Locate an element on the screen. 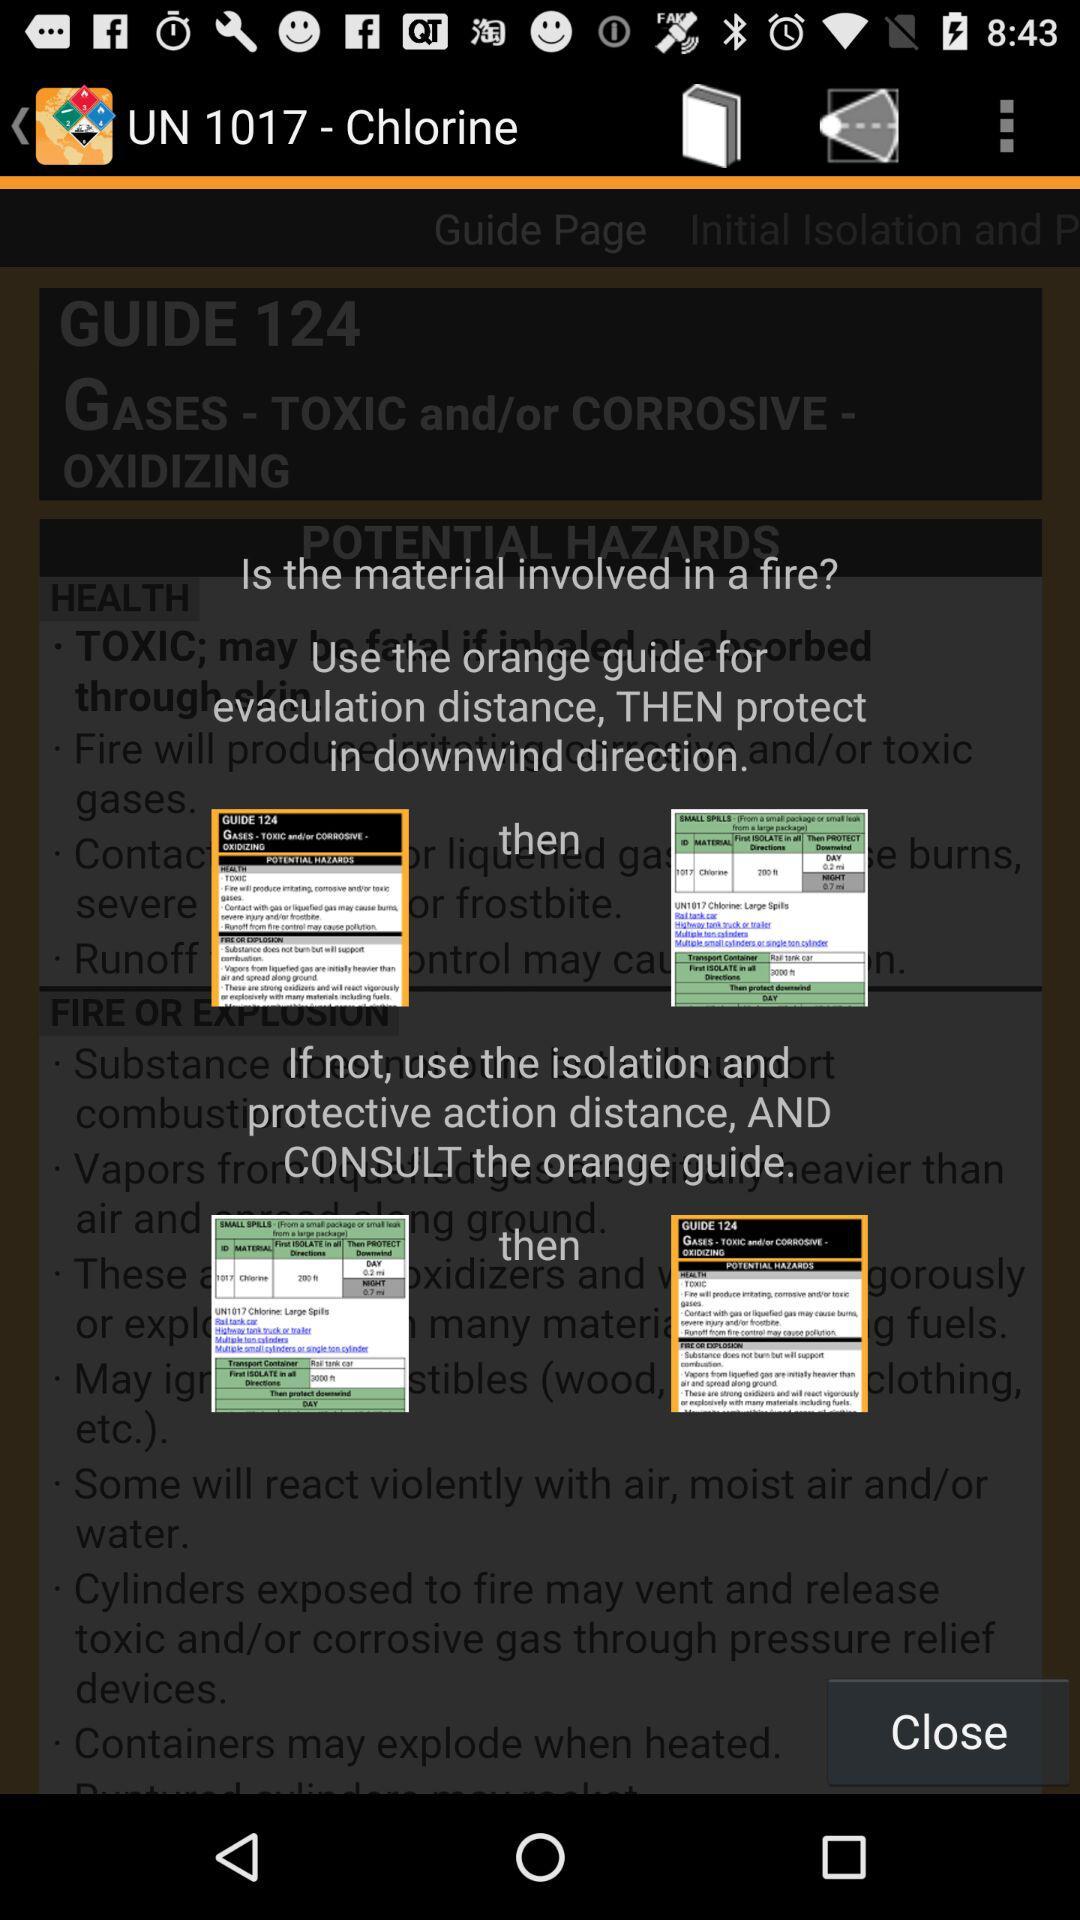  the icon at to left is located at coordinates (72, 124).